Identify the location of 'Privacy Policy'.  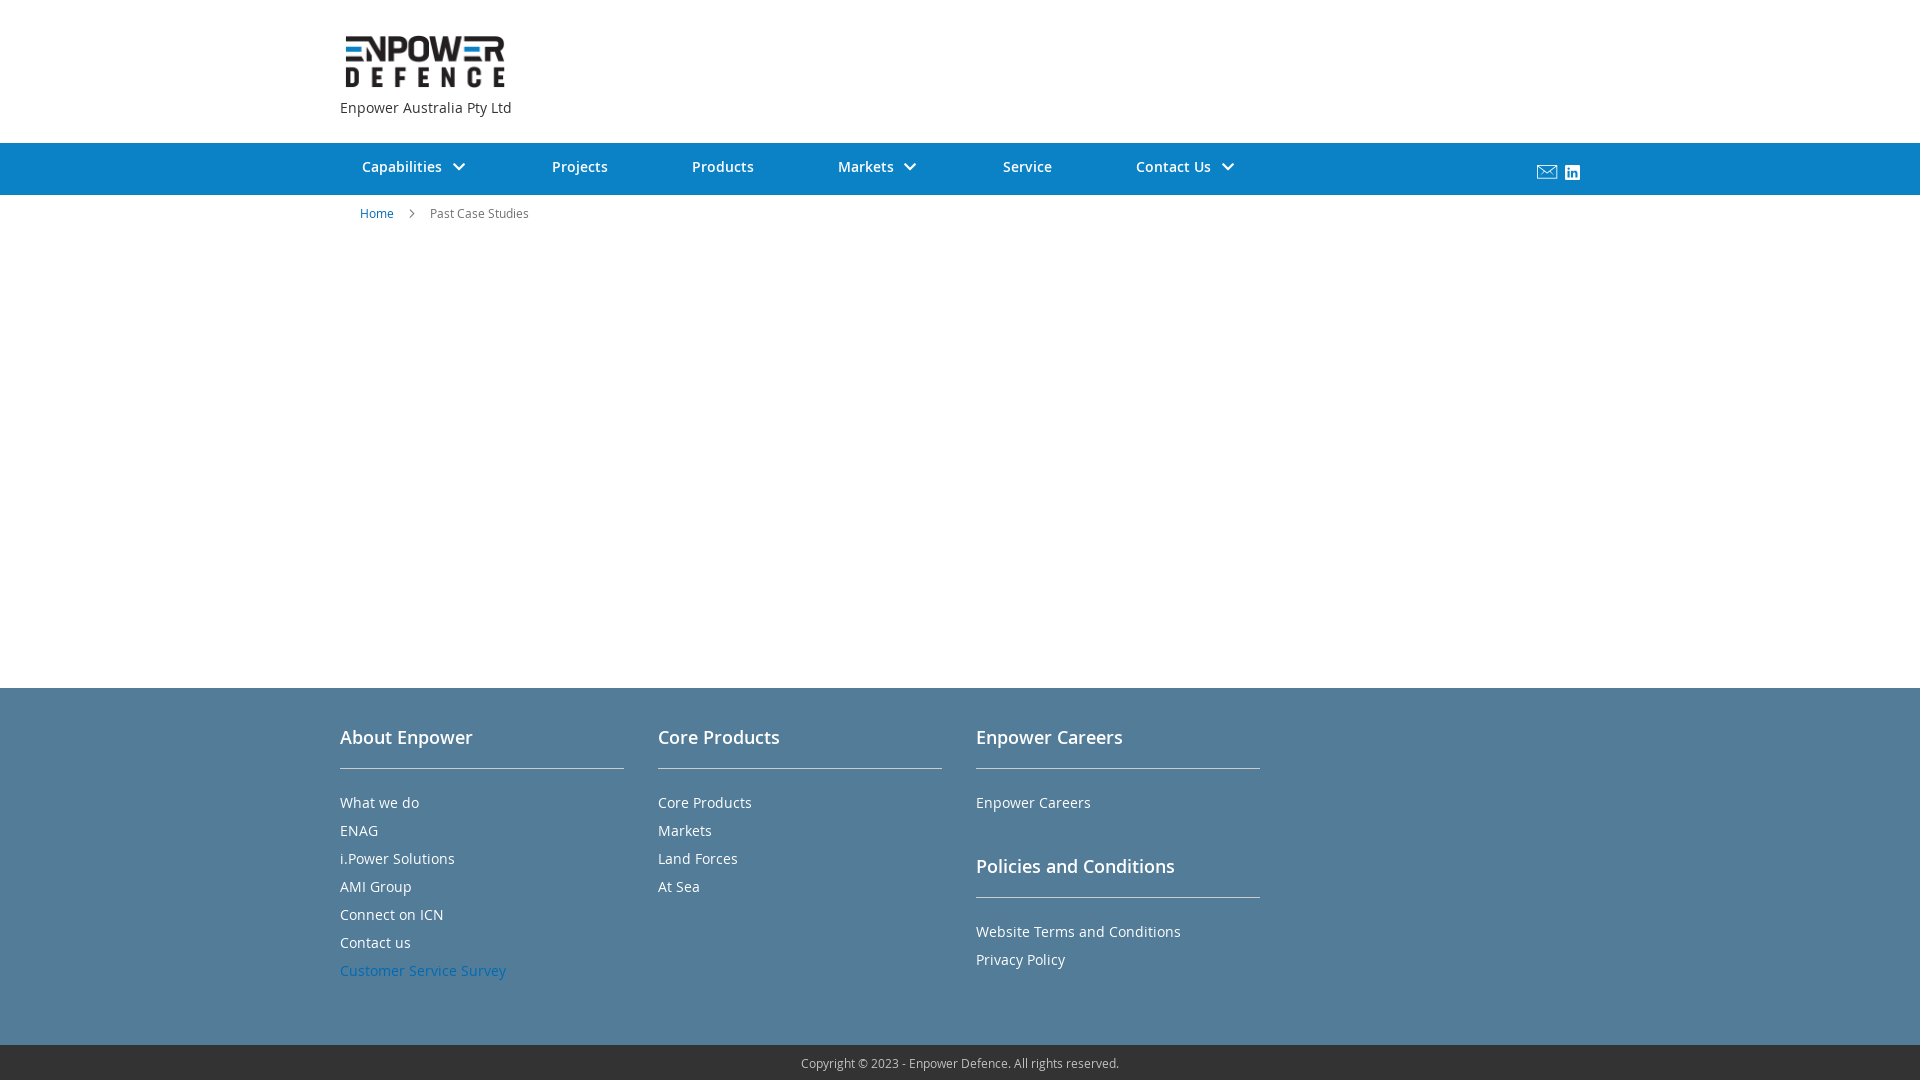
(1020, 958).